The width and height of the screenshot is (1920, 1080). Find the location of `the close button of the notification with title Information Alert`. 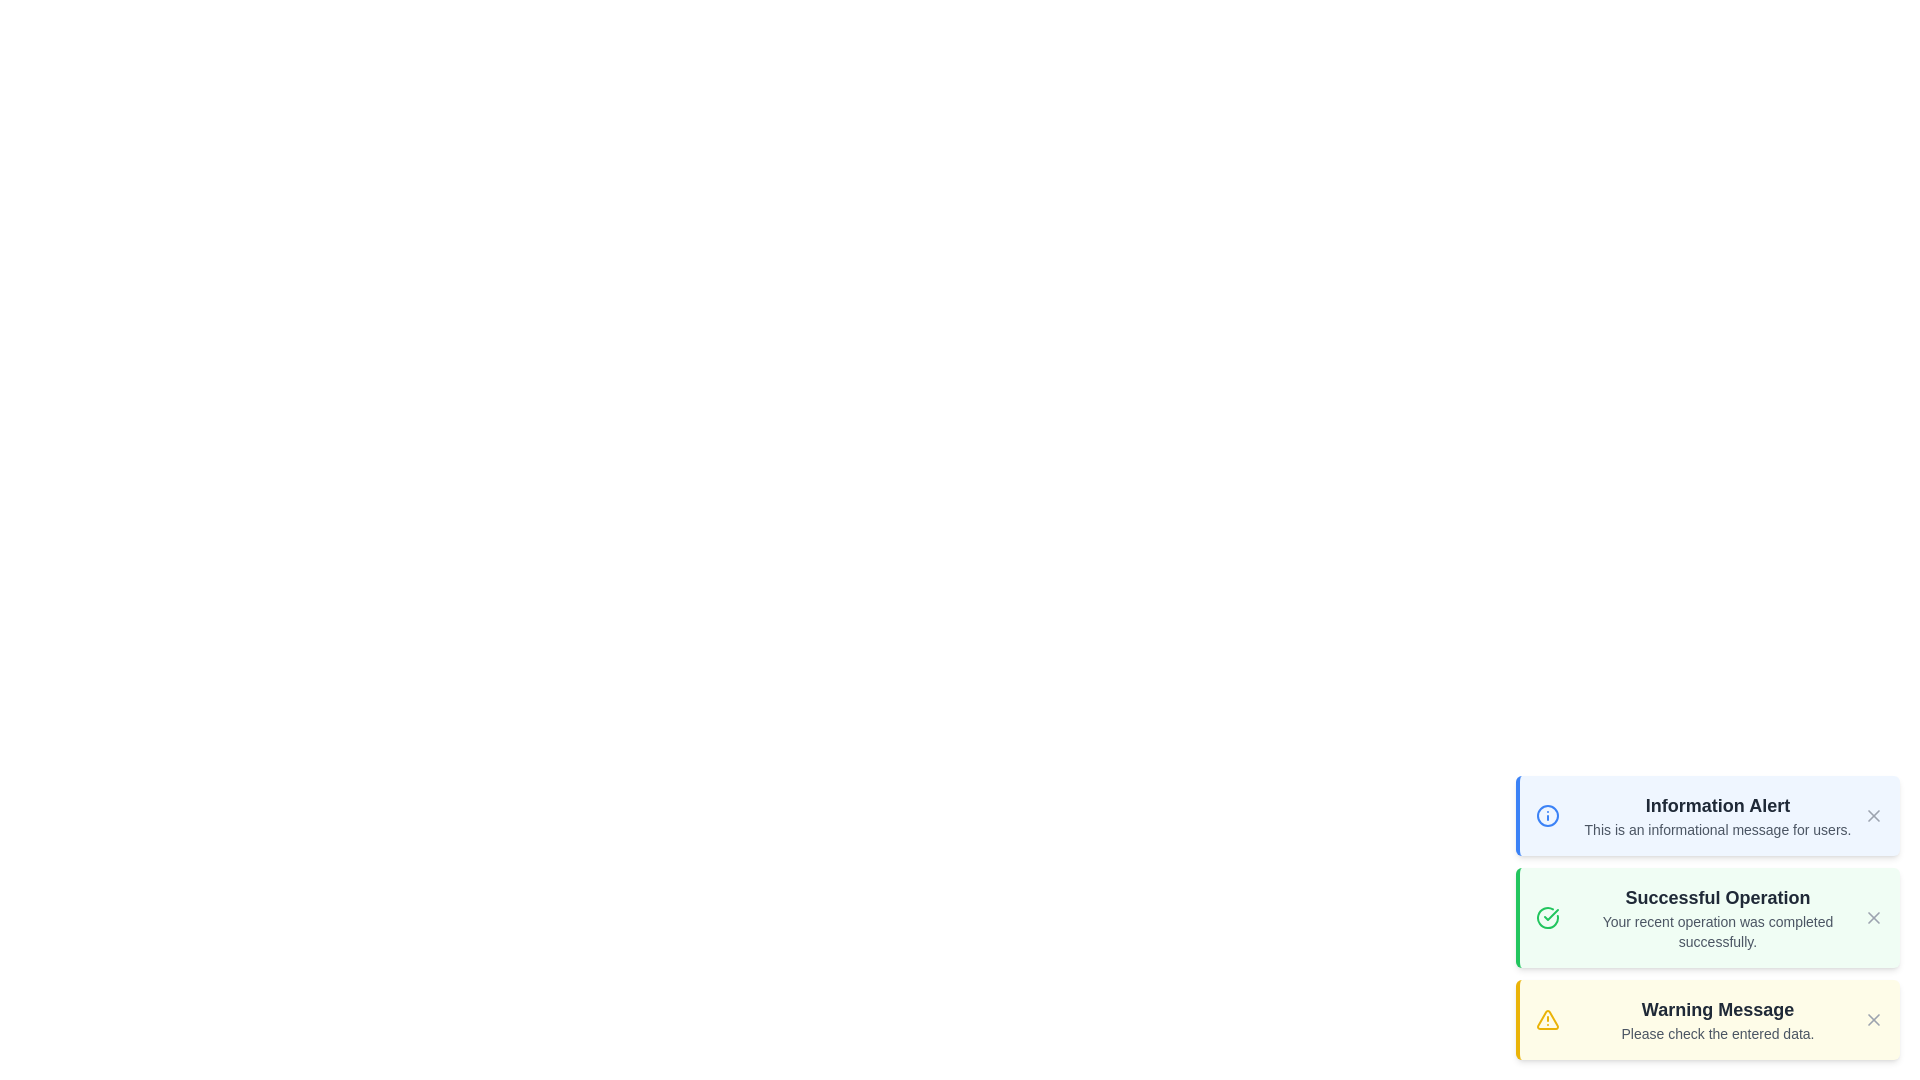

the close button of the notification with title Information Alert is located at coordinates (1872, 816).